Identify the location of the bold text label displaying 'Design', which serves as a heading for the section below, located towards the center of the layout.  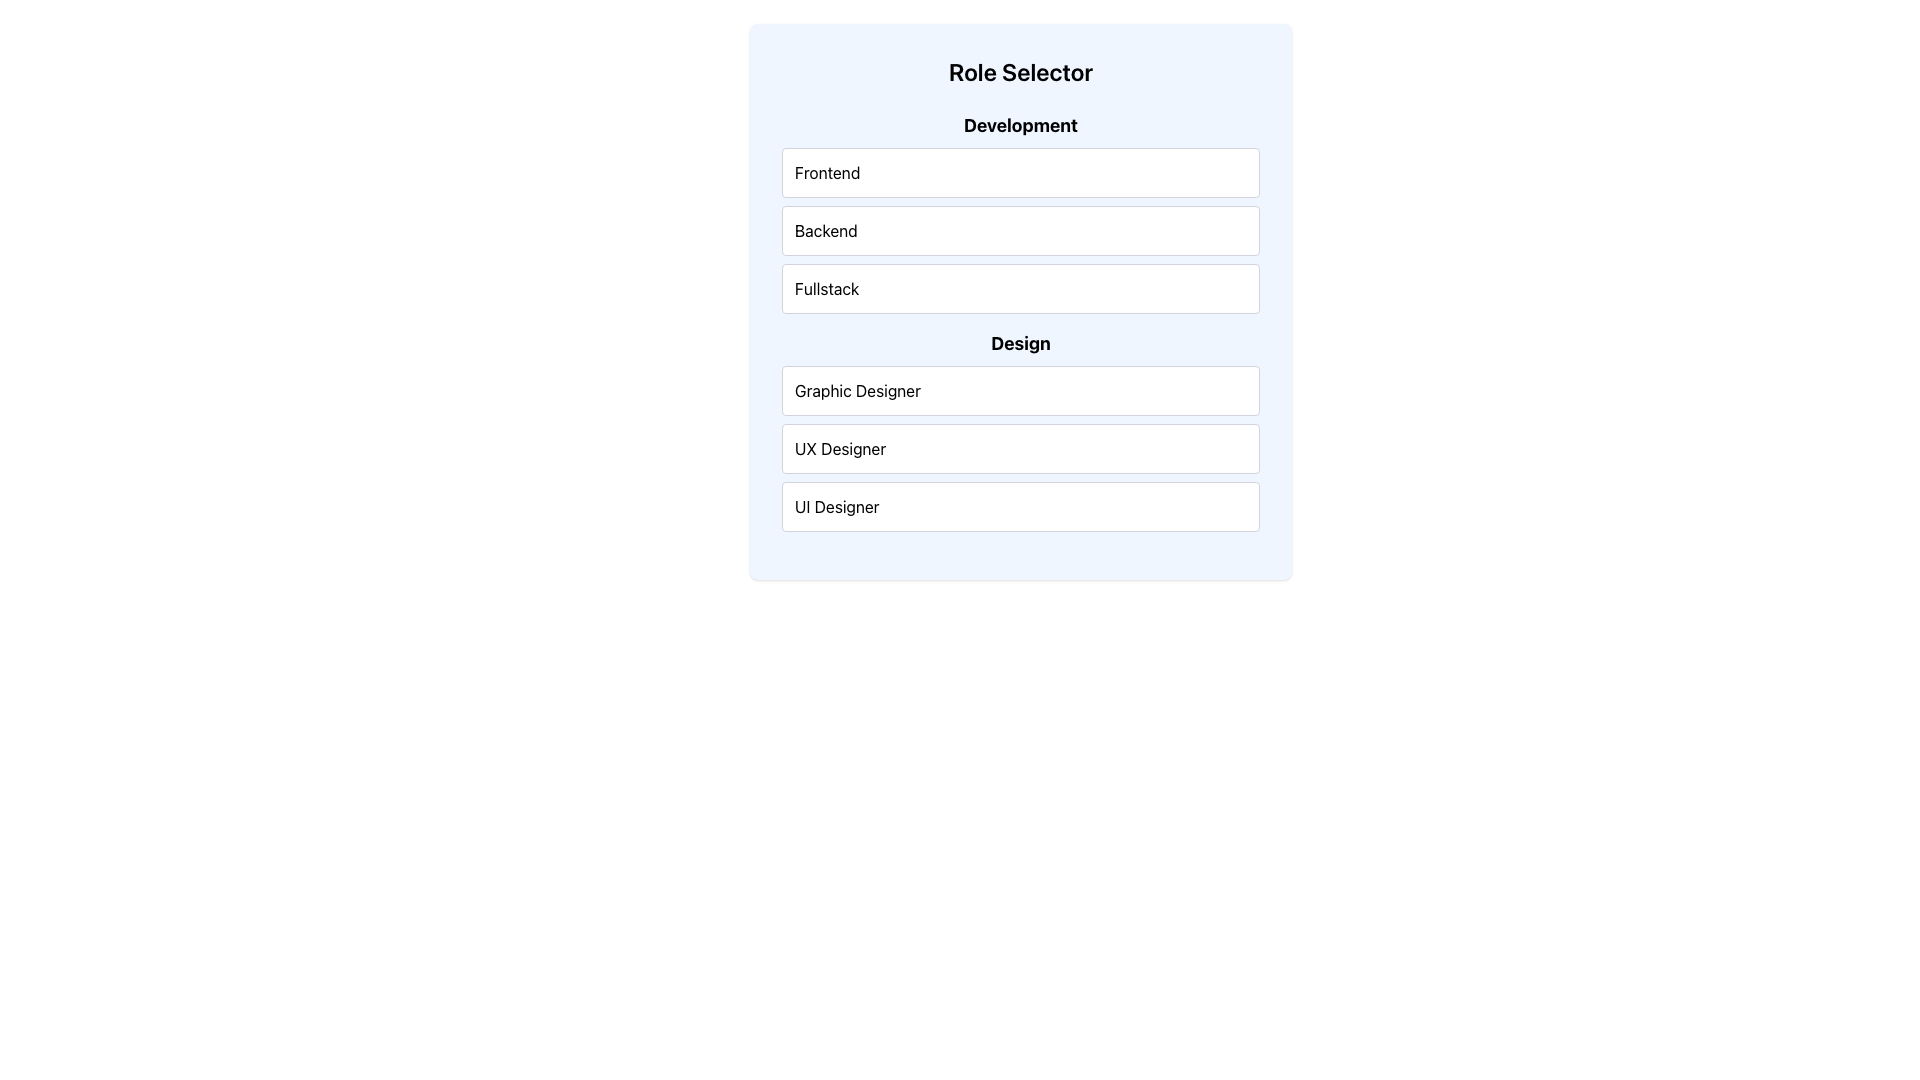
(1021, 342).